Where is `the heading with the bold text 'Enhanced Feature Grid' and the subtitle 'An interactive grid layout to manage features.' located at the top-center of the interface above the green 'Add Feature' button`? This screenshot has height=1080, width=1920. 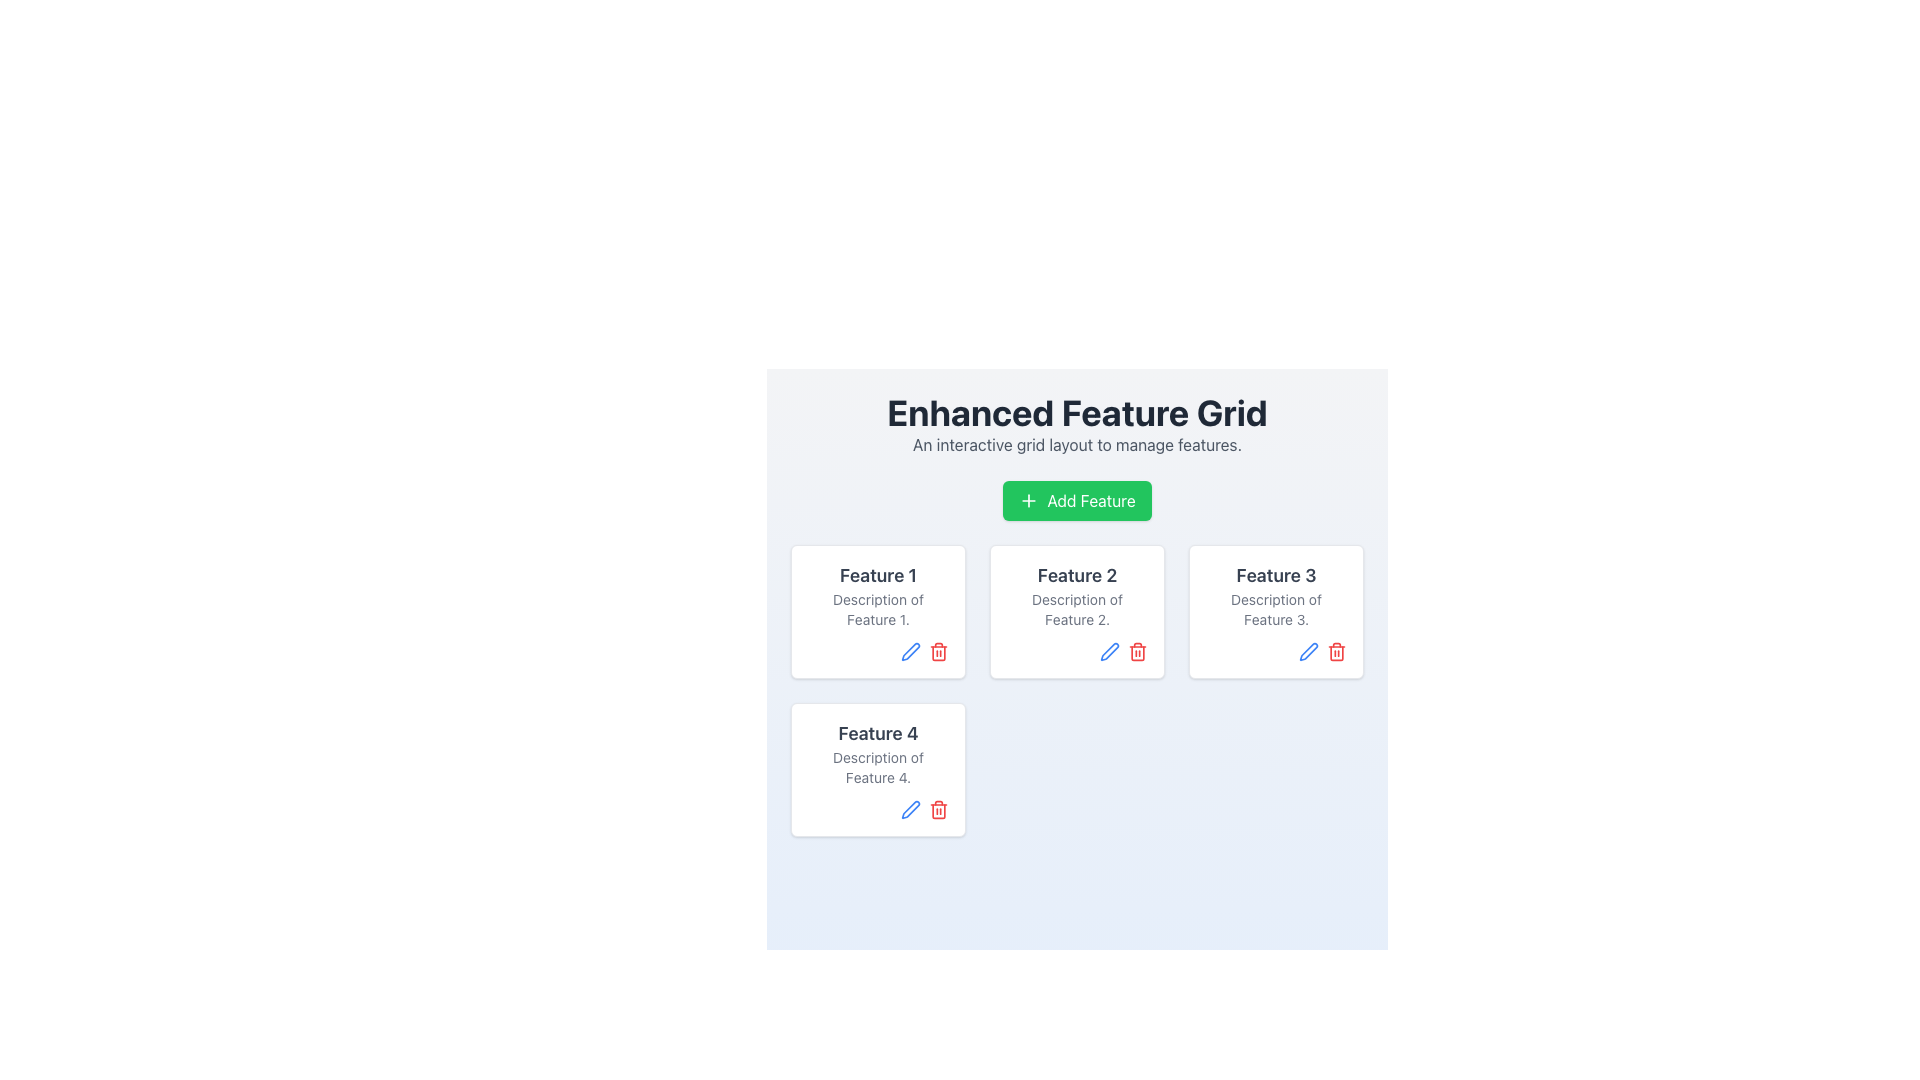
the heading with the bold text 'Enhanced Feature Grid' and the subtitle 'An interactive grid layout to manage features.' located at the top-center of the interface above the green 'Add Feature' button is located at coordinates (1076, 423).